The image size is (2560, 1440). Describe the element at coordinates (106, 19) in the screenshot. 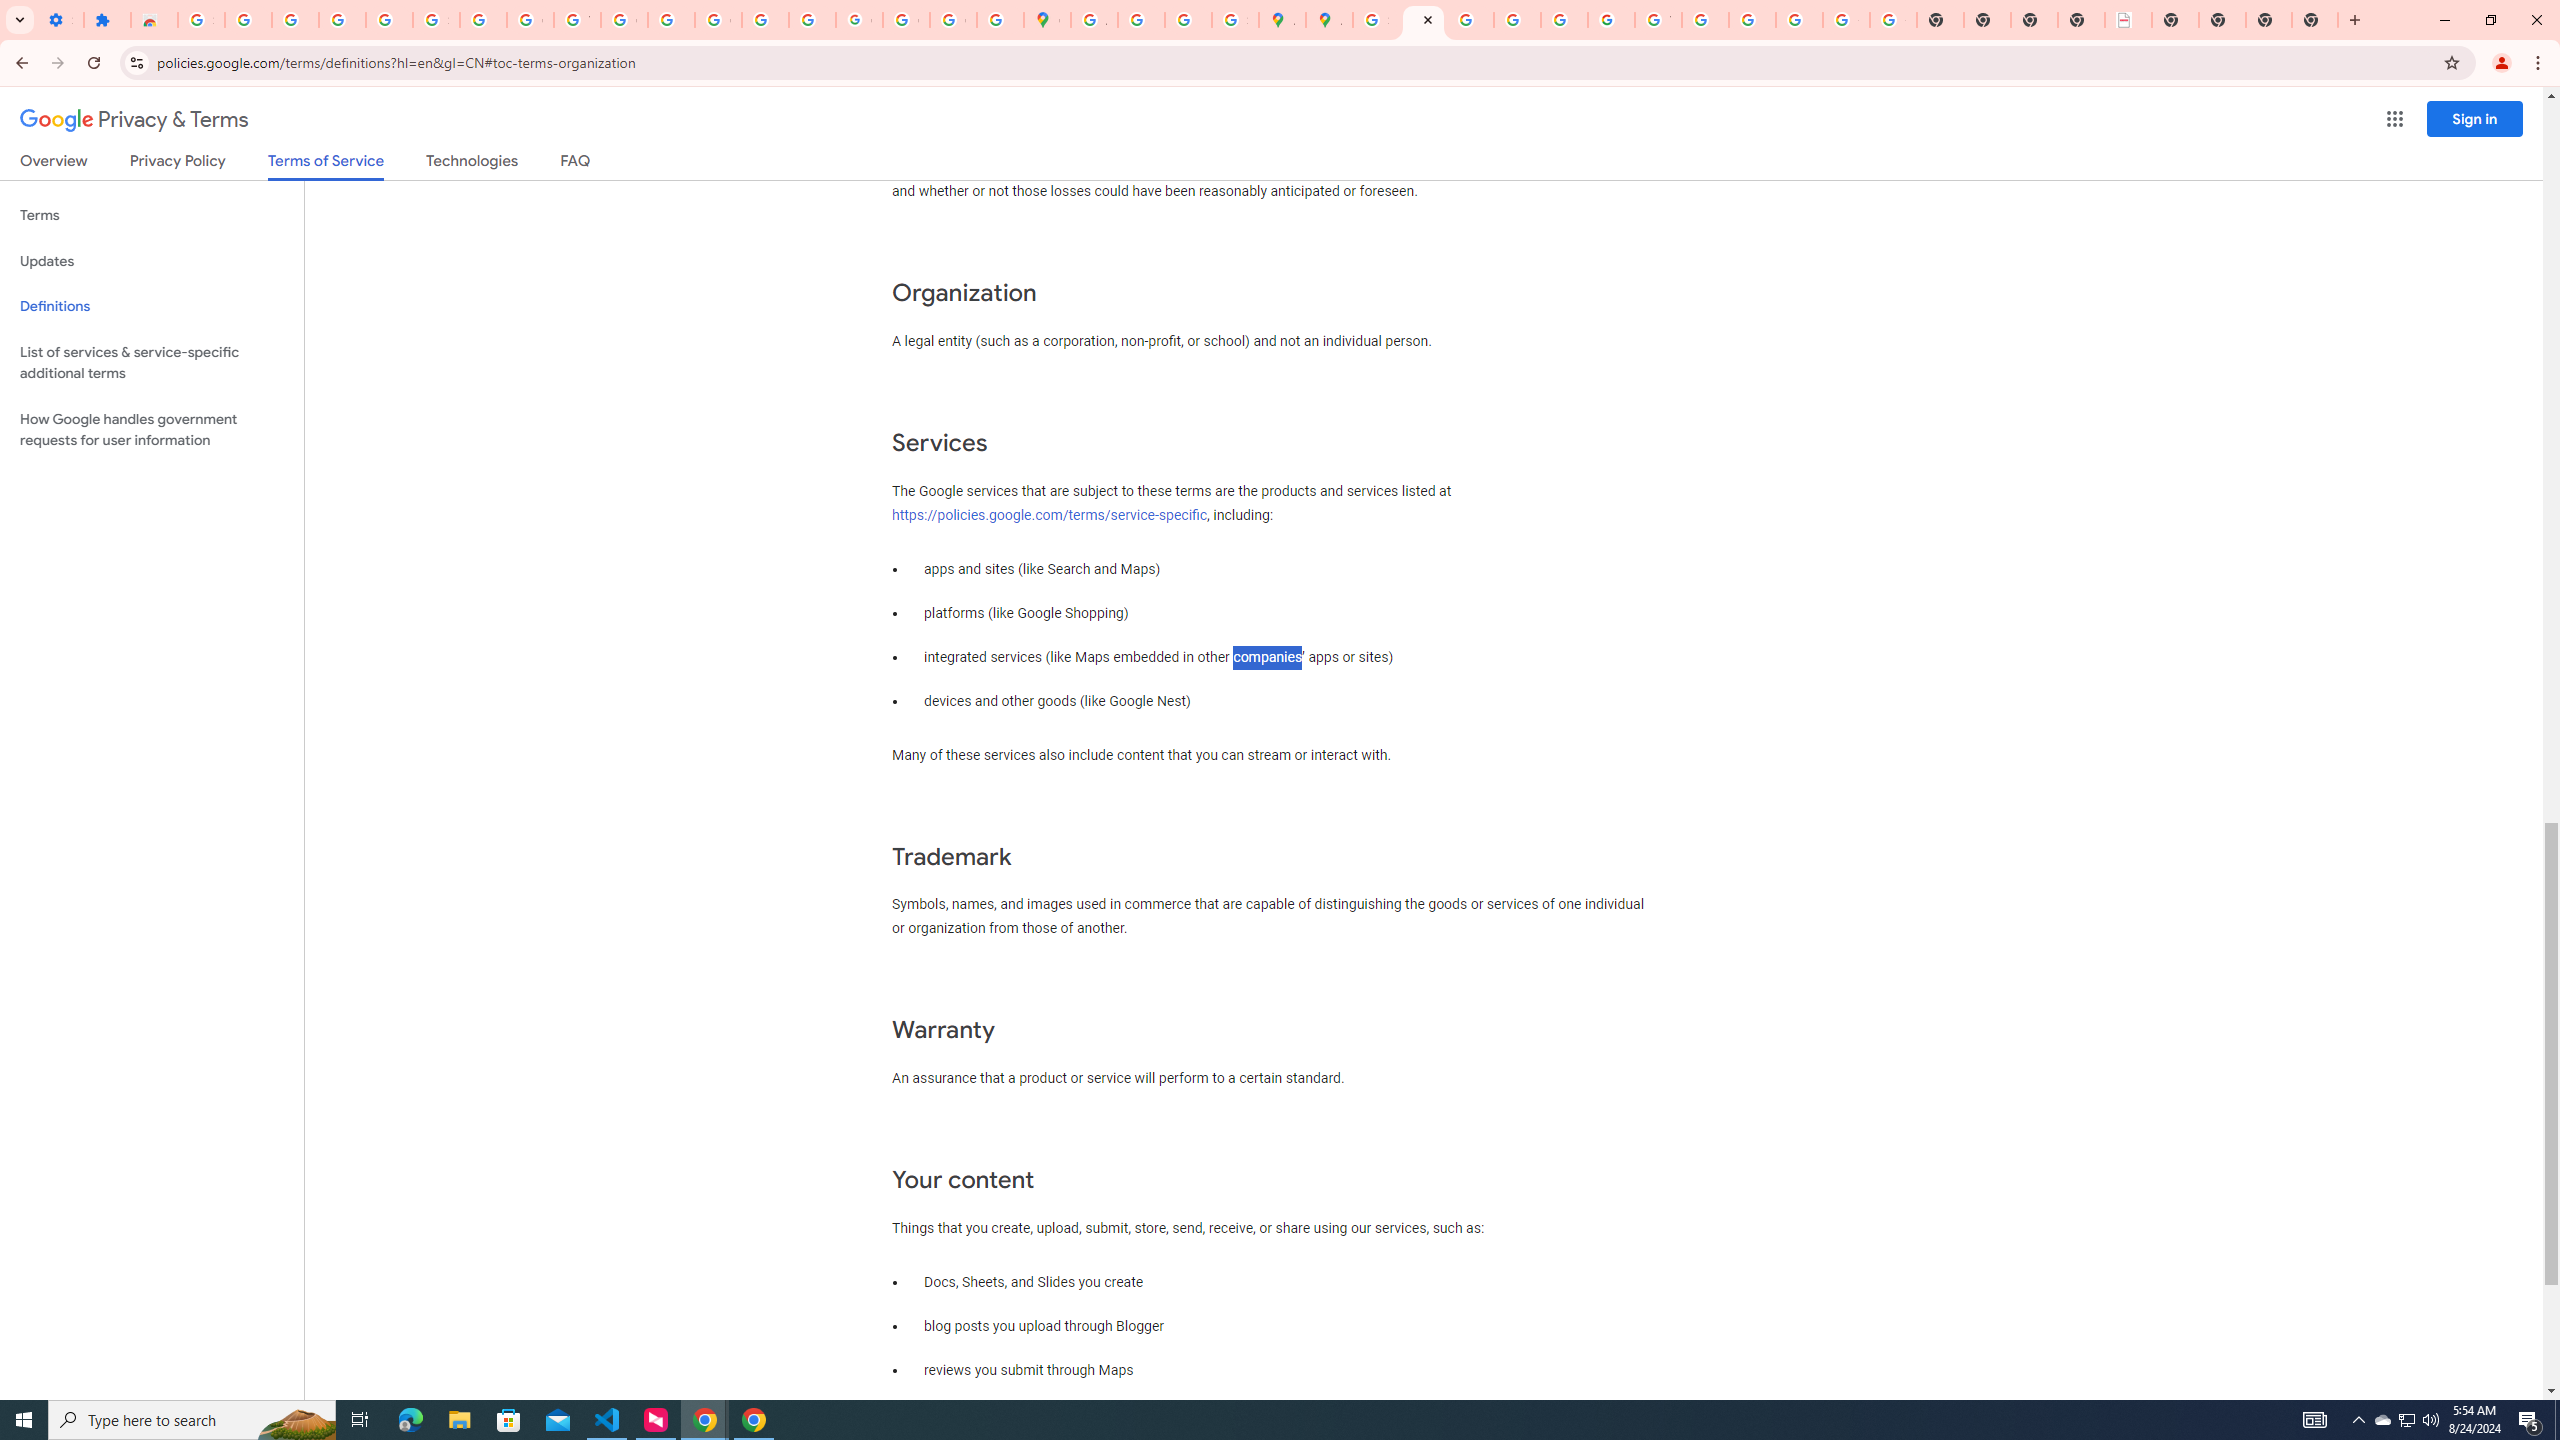

I see `'Extensions'` at that location.